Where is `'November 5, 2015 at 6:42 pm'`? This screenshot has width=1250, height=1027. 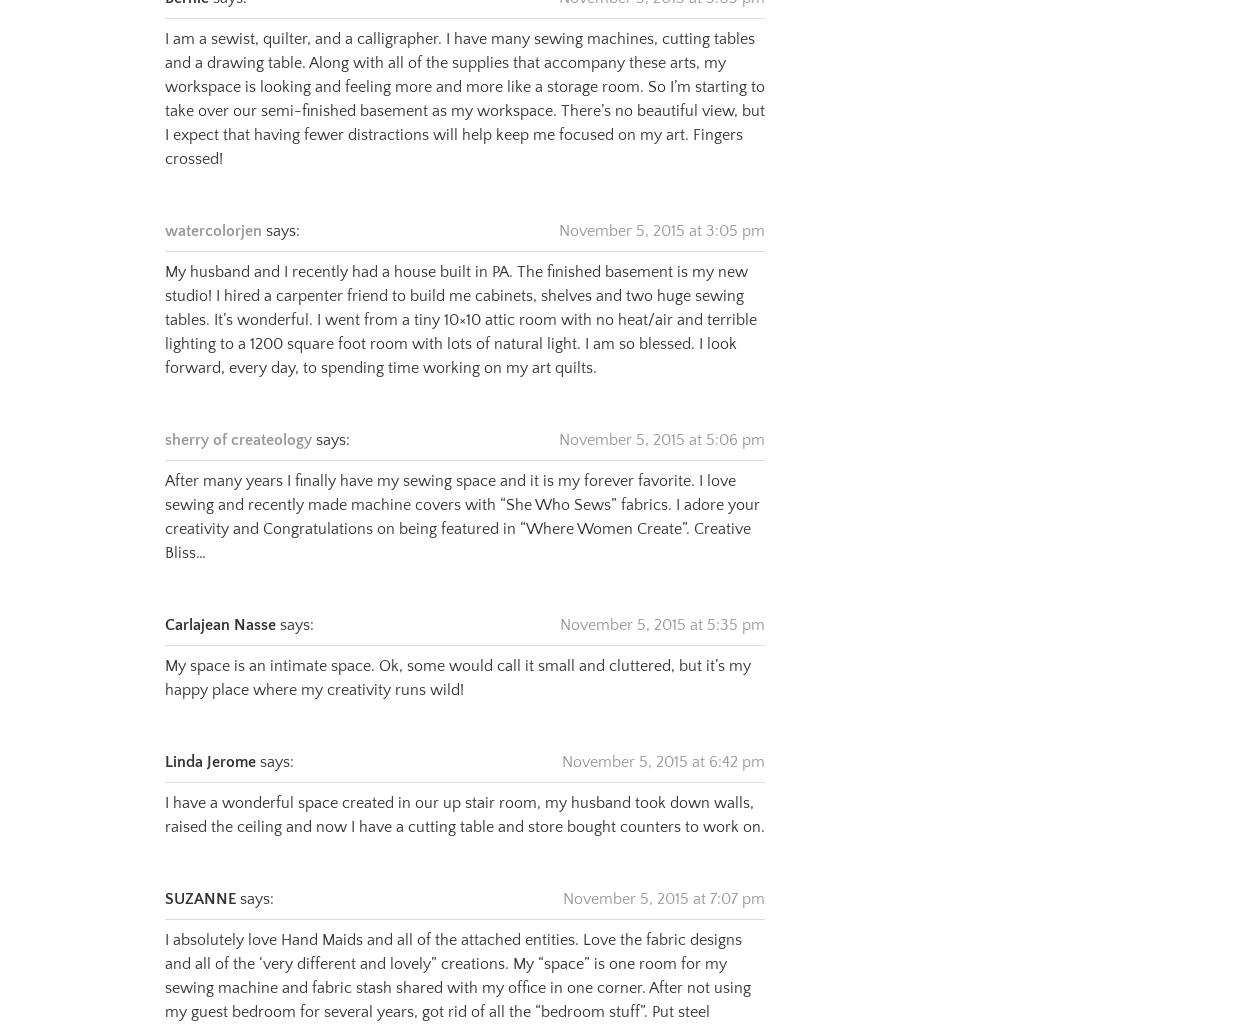
'November 5, 2015 at 6:42 pm' is located at coordinates (663, 736).